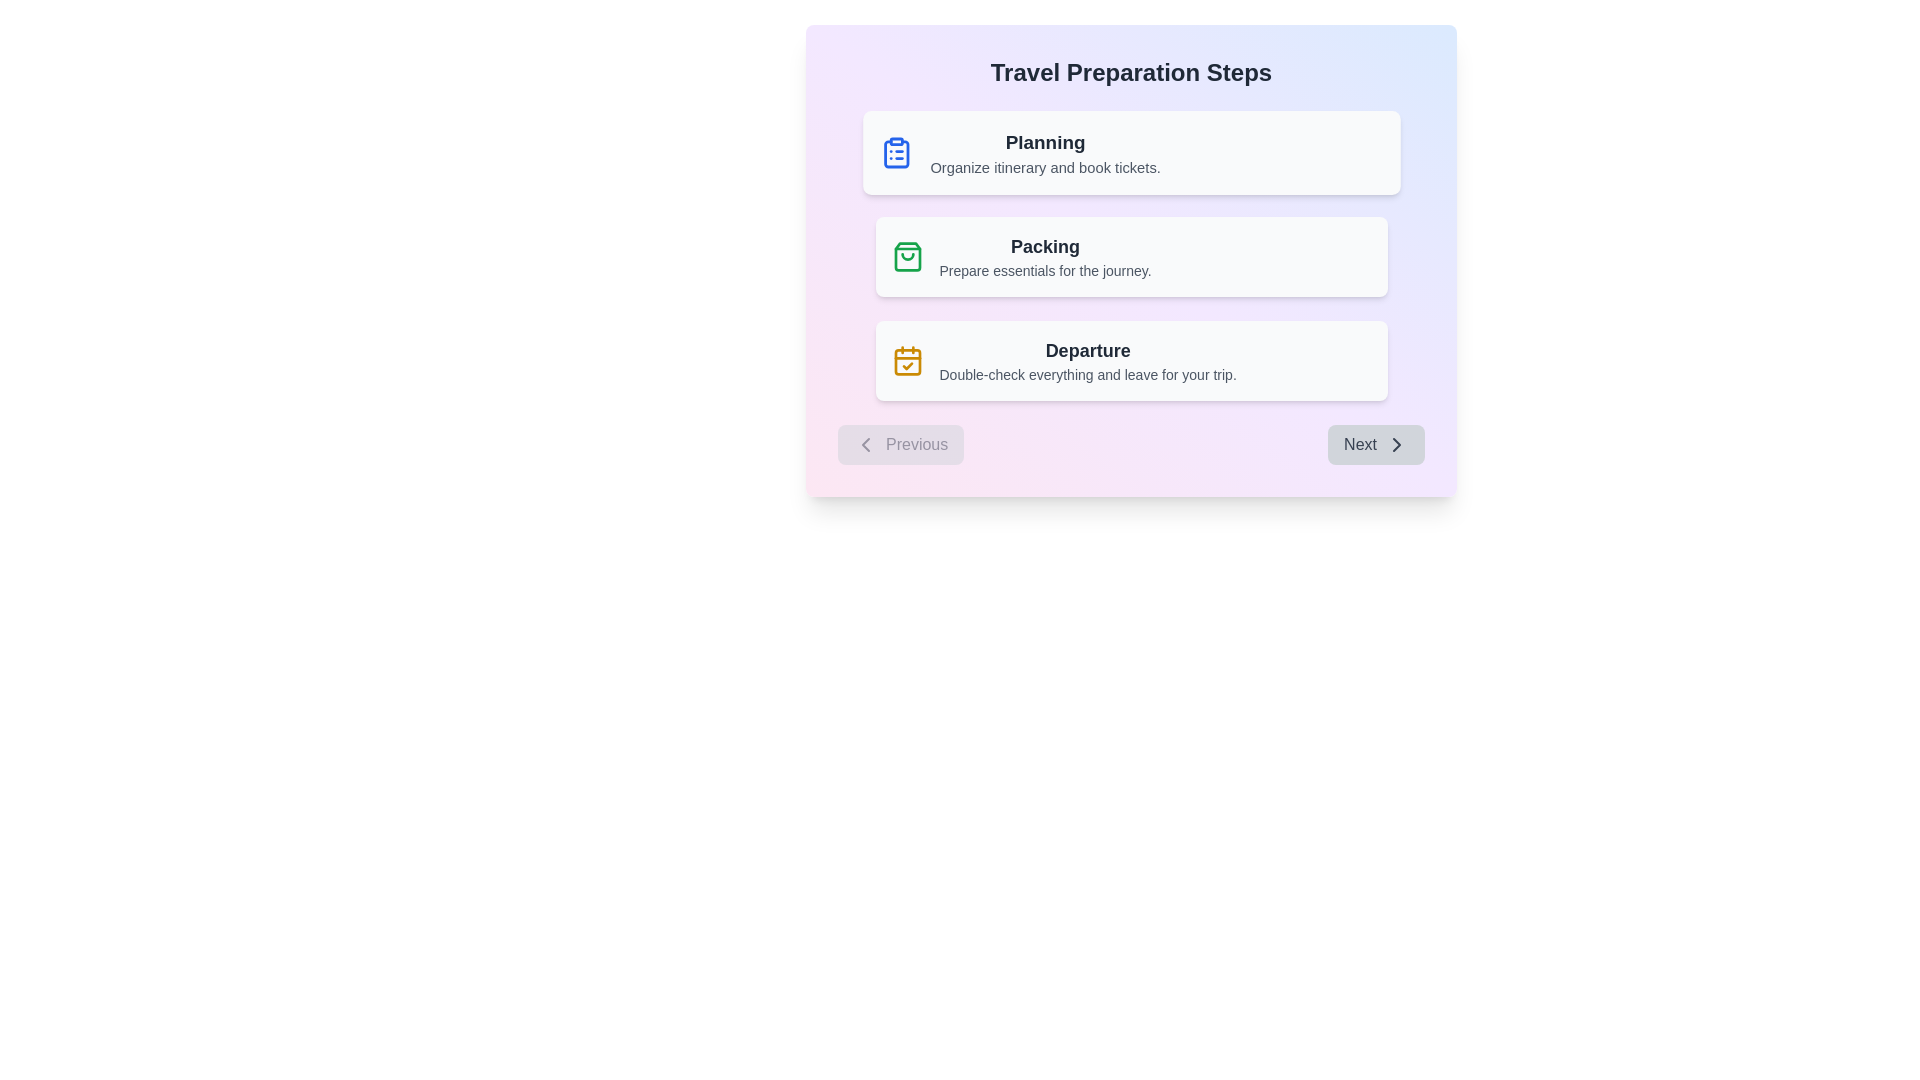 This screenshot has height=1080, width=1920. Describe the element at coordinates (1395, 443) in the screenshot. I see `the chevron icon within the 'Next' button located at the bottom-right corner of the interface` at that location.